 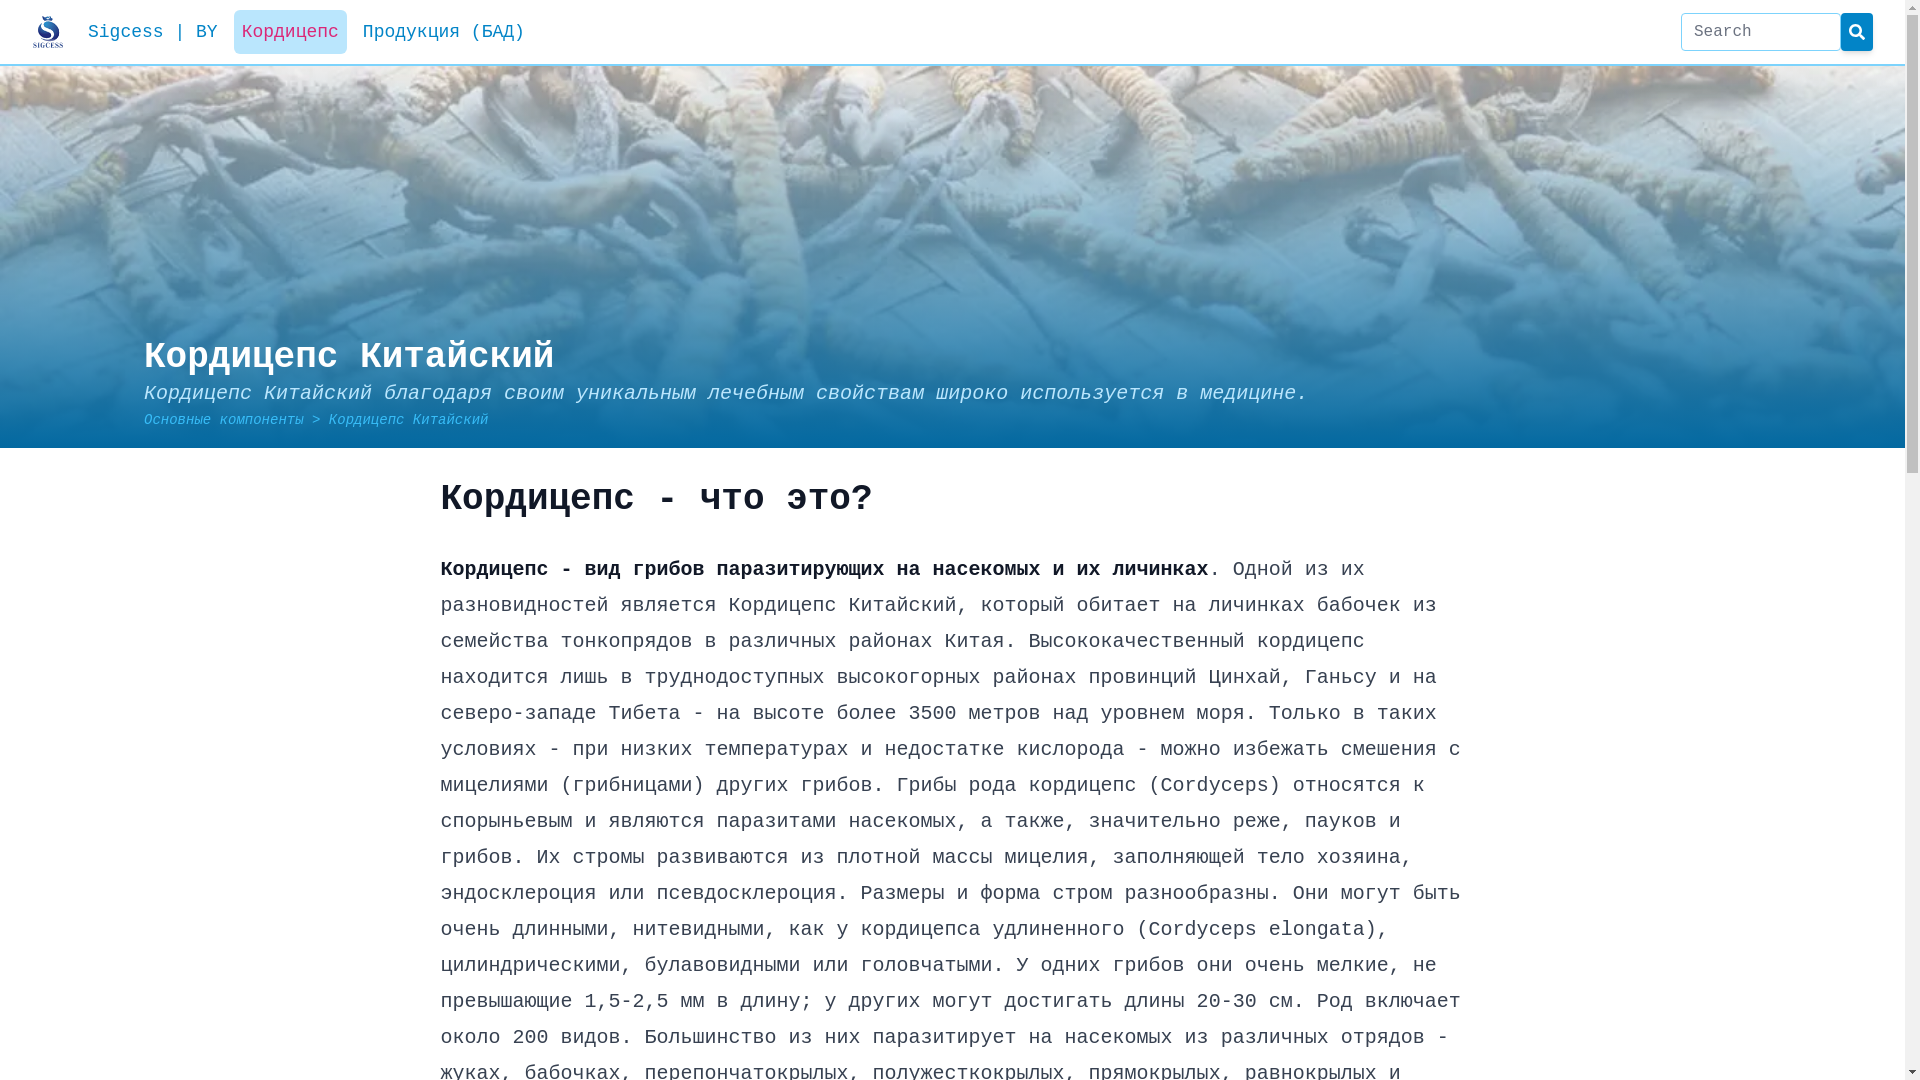 What do you see at coordinates (152, 31) in the screenshot?
I see `'Sigcess | BY'` at bounding box center [152, 31].